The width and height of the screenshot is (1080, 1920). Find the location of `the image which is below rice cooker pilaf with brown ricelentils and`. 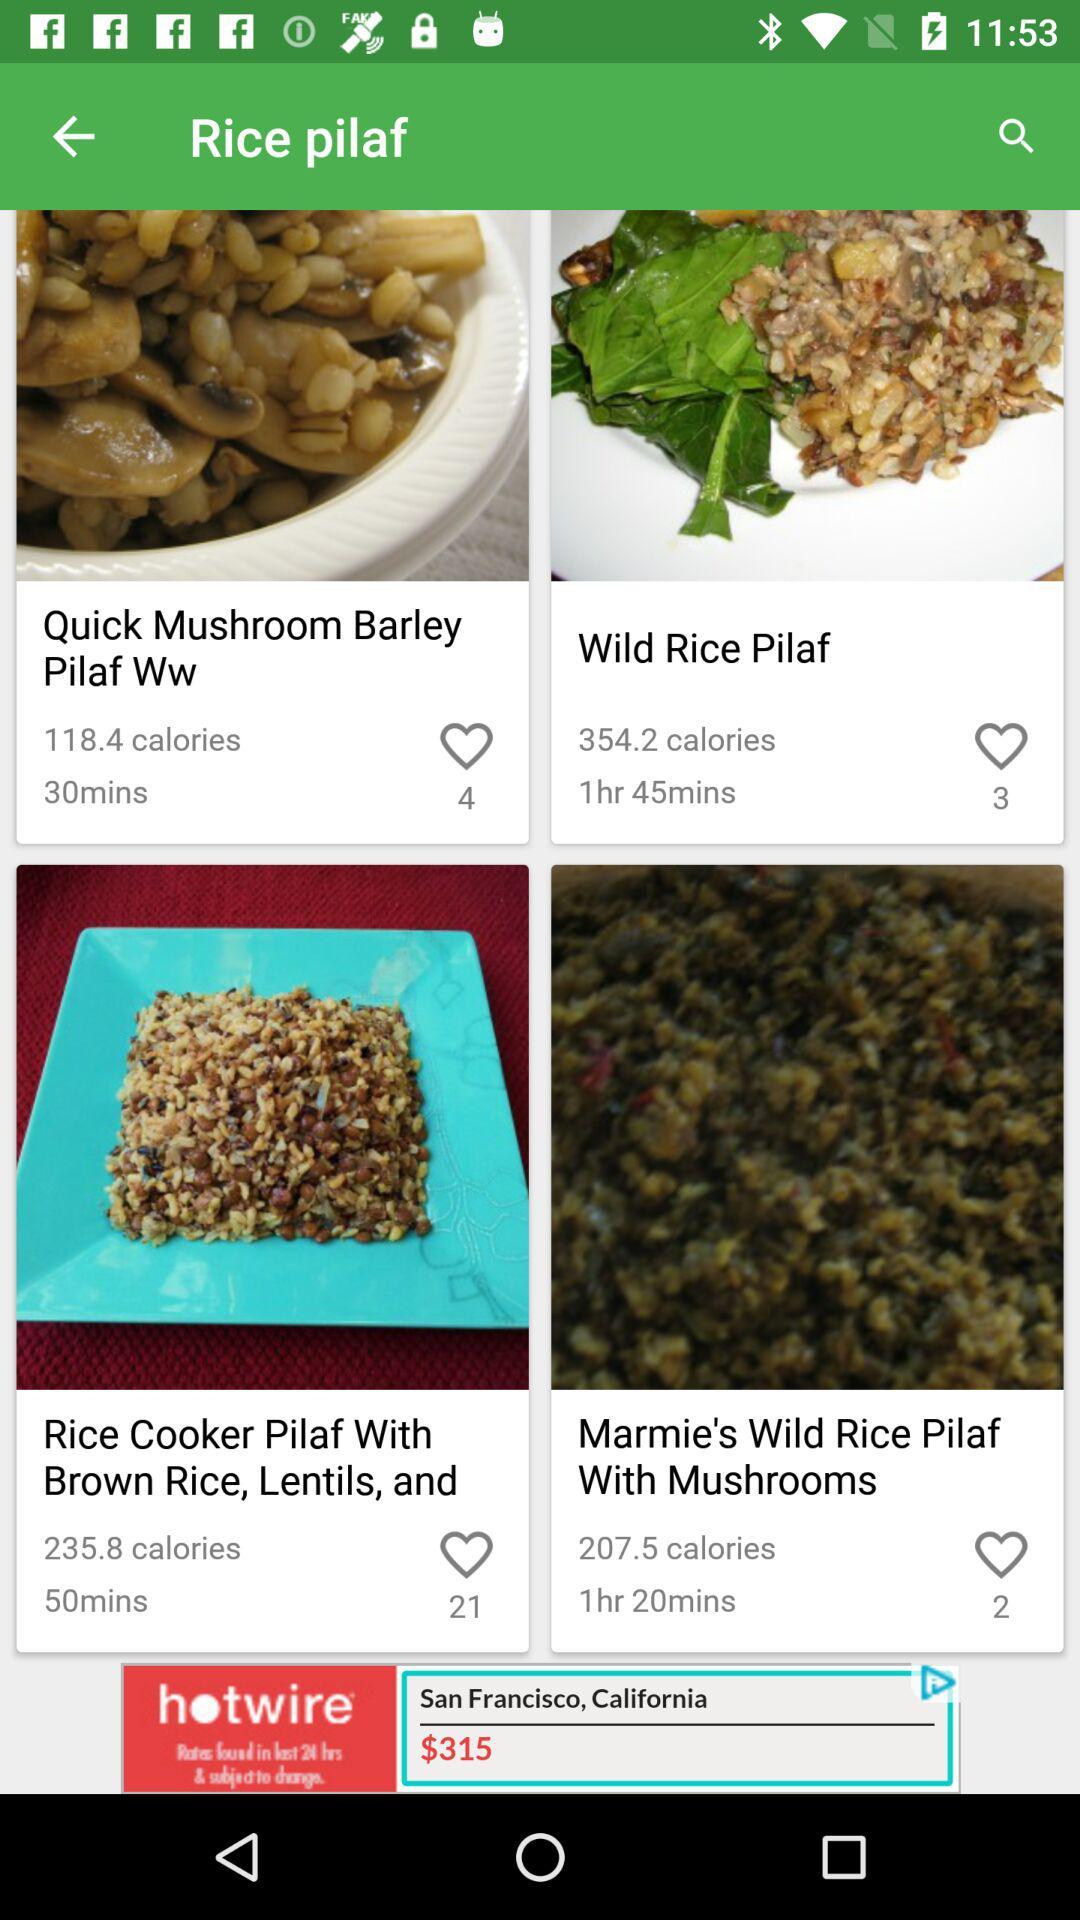

the image which is below rice cooker pilaf with brown ricelentils and is located at coordinates (273, 1127).